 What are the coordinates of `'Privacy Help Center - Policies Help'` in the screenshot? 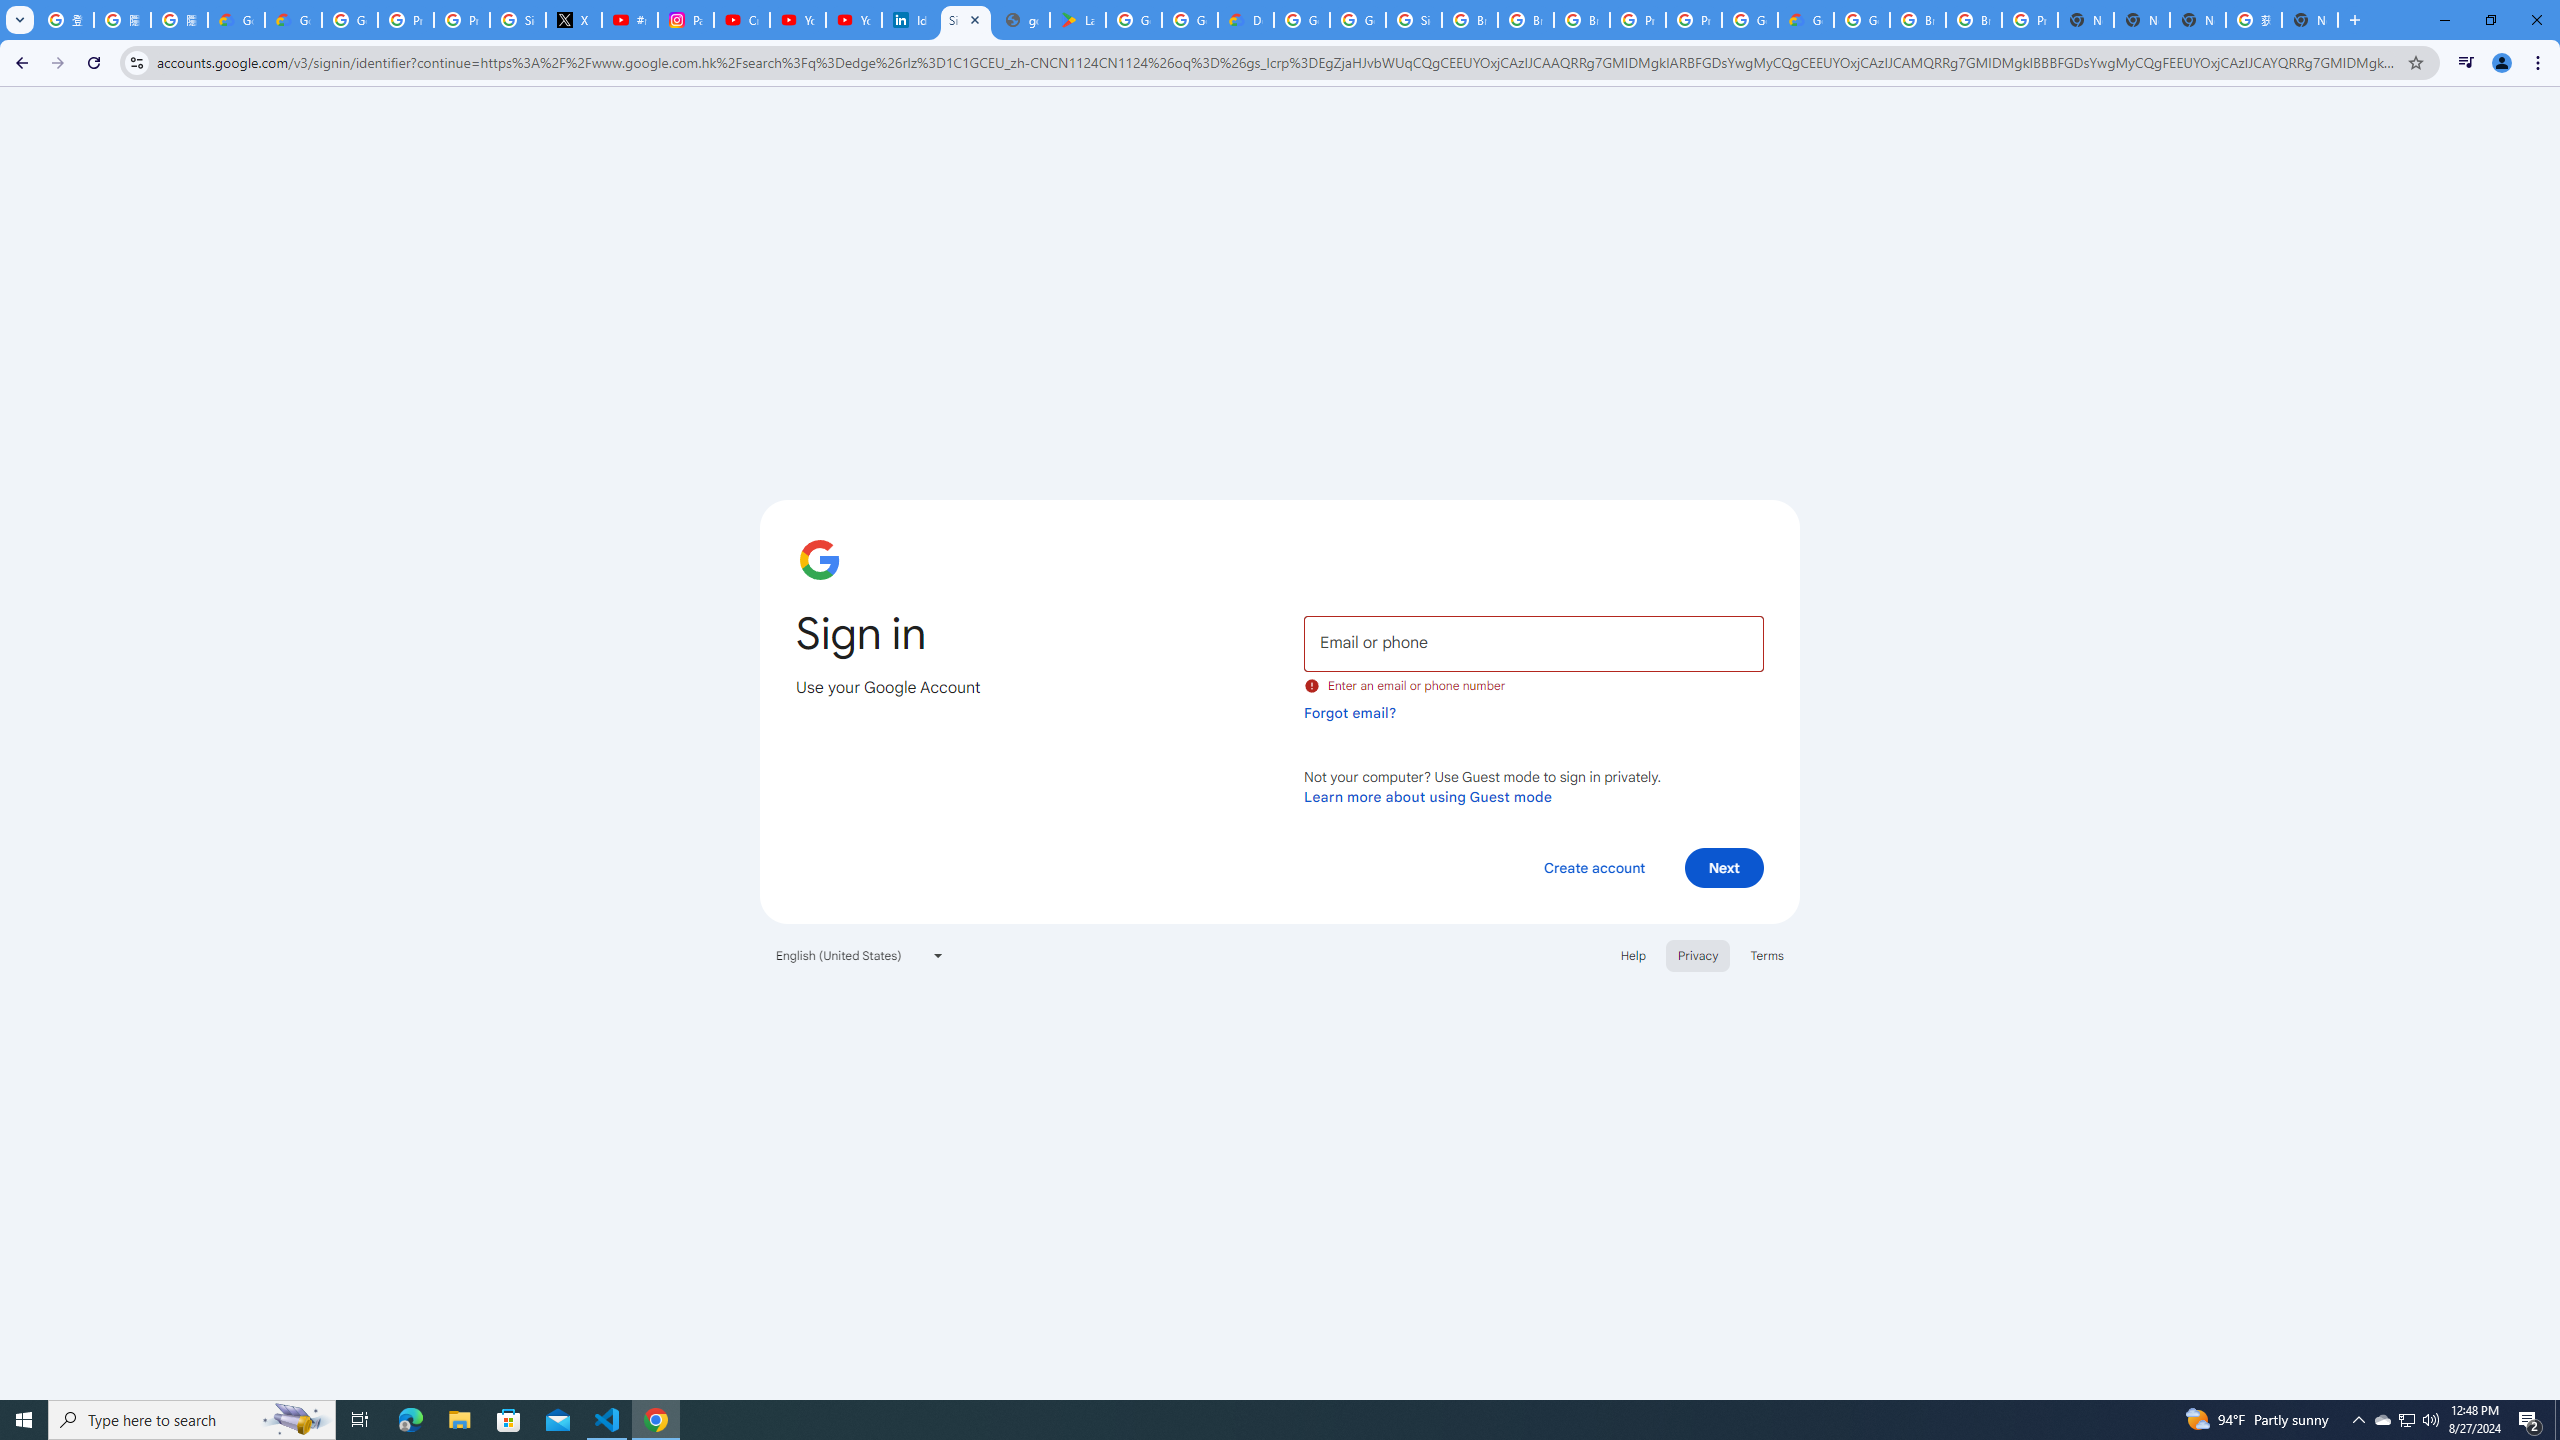 It's located at (461, 19).